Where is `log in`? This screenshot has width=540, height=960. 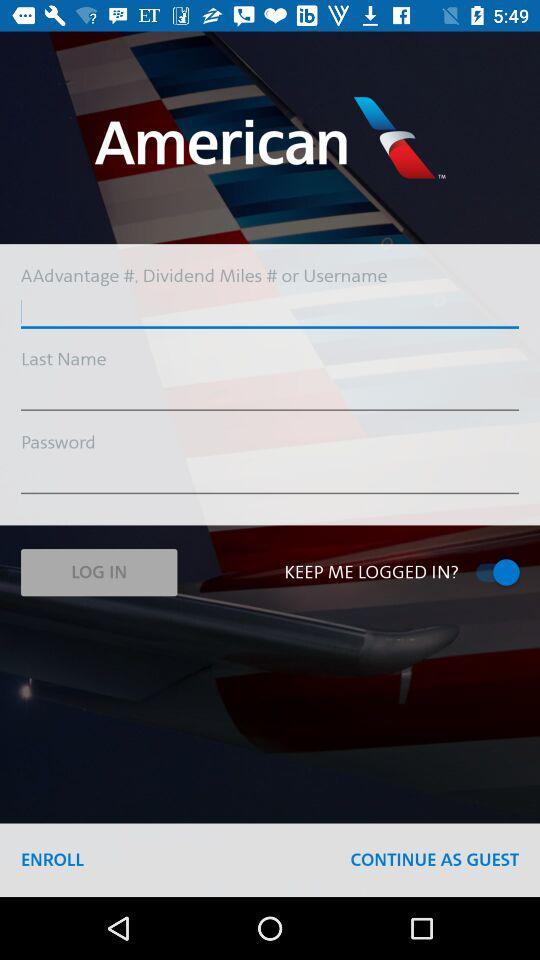
log in is located at coordinates (98, 572).